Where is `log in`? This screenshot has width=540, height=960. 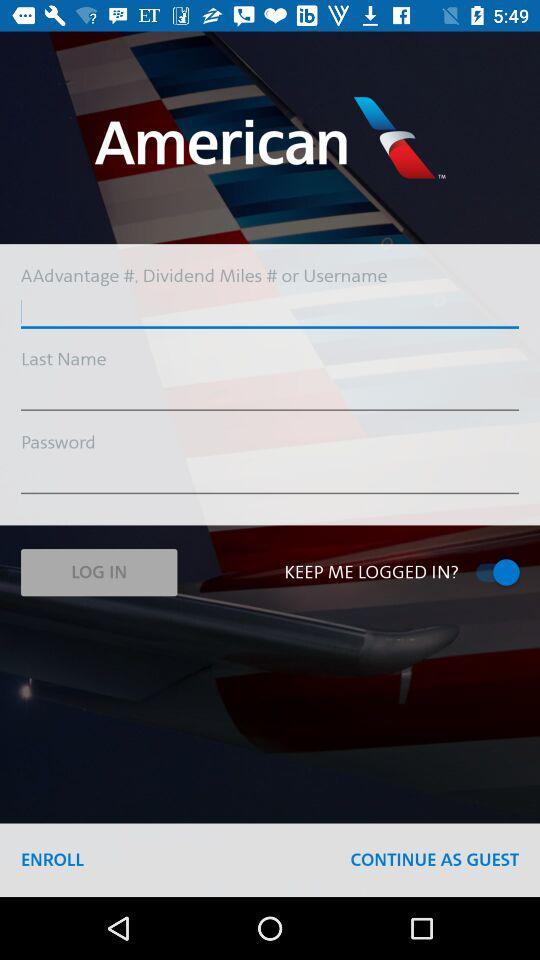
log in is located at coordinates (98, 572).